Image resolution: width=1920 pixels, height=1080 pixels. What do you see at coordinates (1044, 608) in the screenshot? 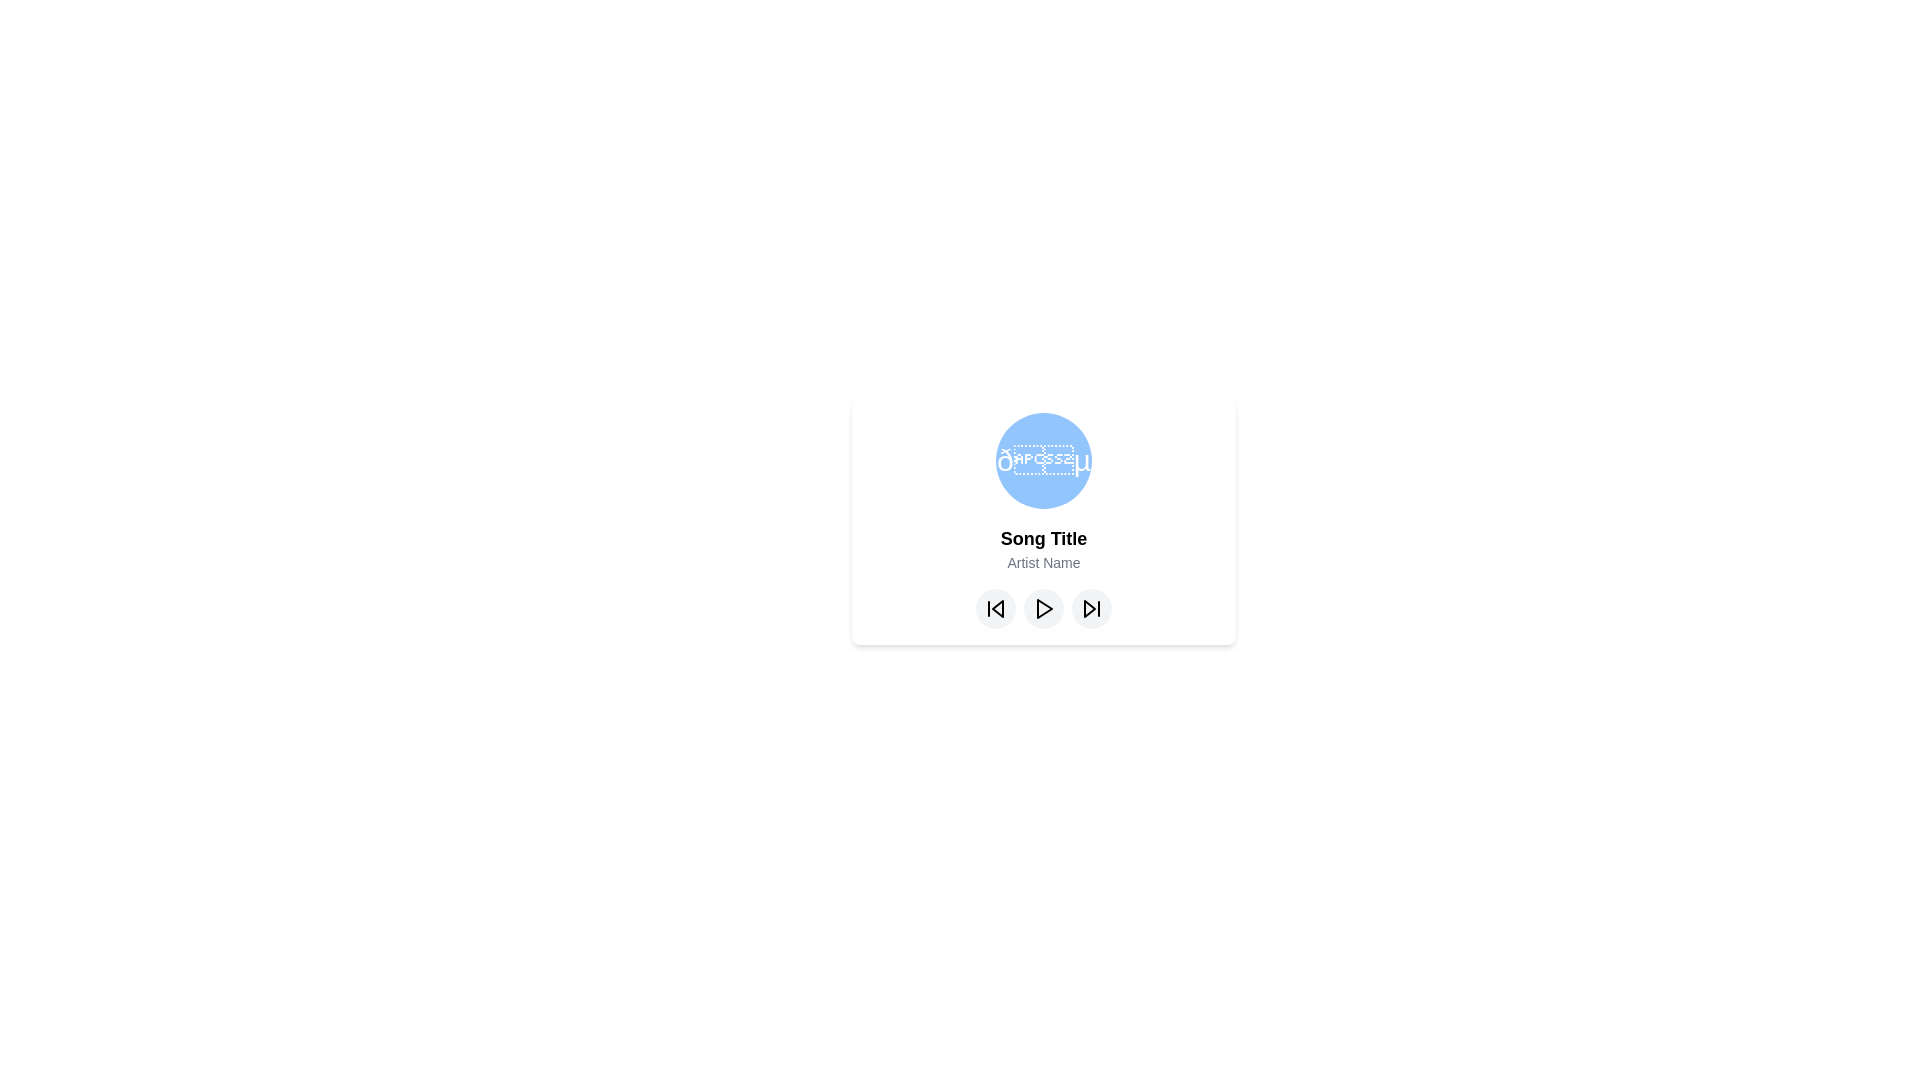
I see `the rightward-pointing triangular play button located at the bottom center of the media controls card` at bounding box center [1044, 608].